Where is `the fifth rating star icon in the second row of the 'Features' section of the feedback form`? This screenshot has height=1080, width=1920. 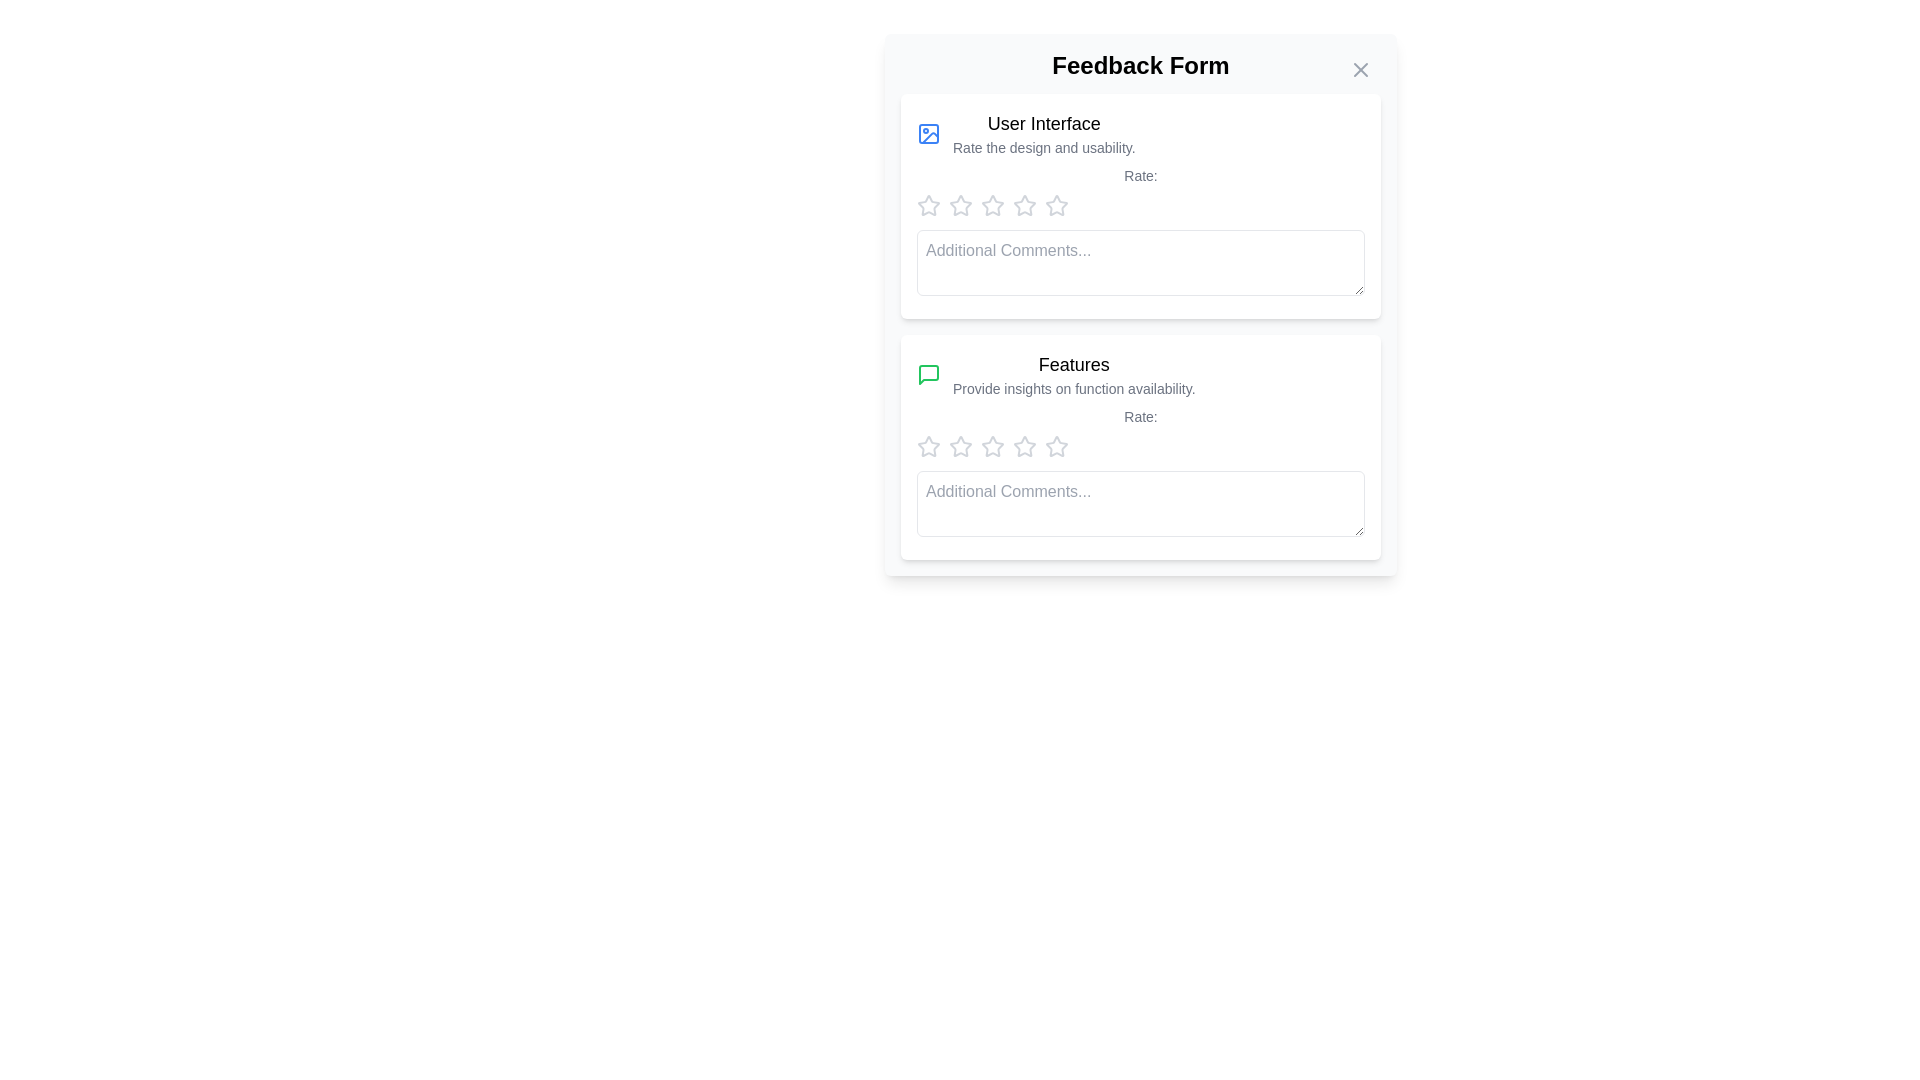 the fifth rating star icon in the second row of the 'Features' section of the feedback form is located at coordinates (1055, 446).